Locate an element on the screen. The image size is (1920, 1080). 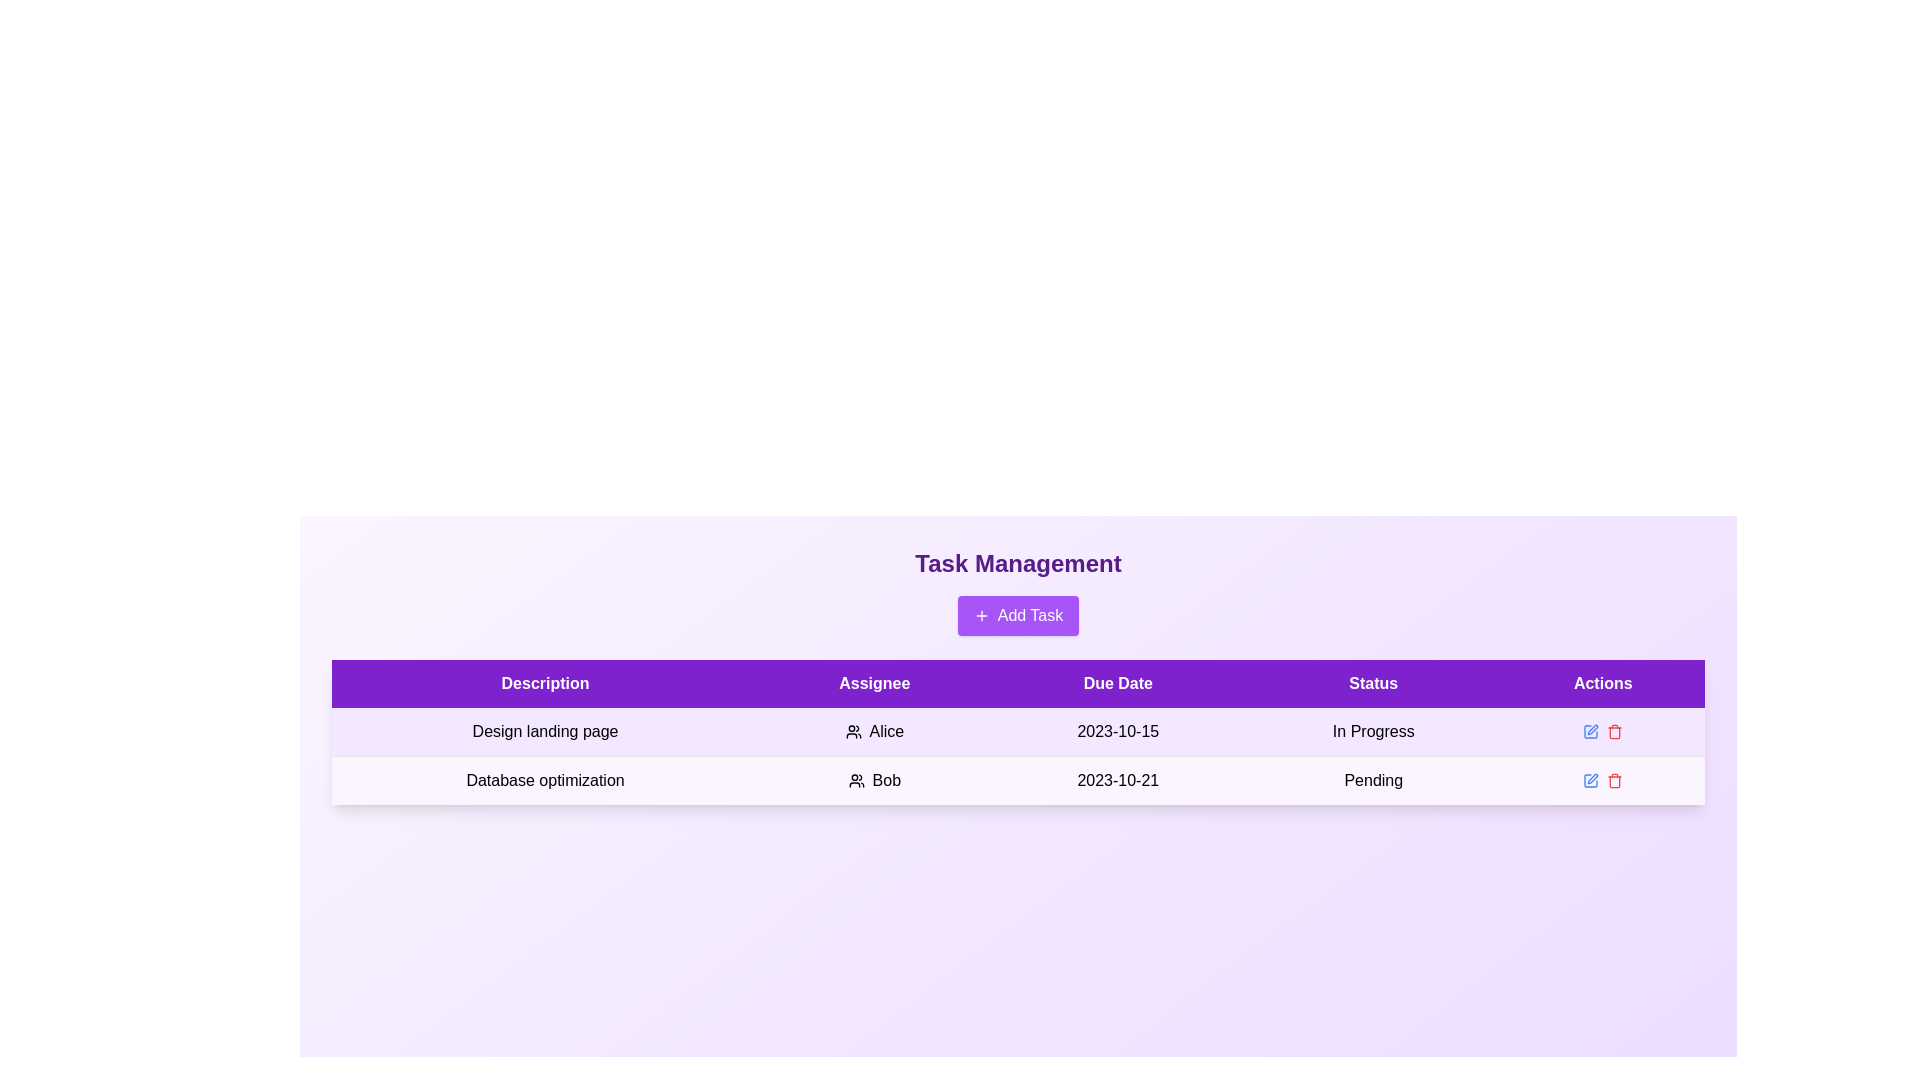
the small blue IconButton resembling a pen or edit symbol located in the 'Actions' column of the table is located at coordinates (1590, 779).